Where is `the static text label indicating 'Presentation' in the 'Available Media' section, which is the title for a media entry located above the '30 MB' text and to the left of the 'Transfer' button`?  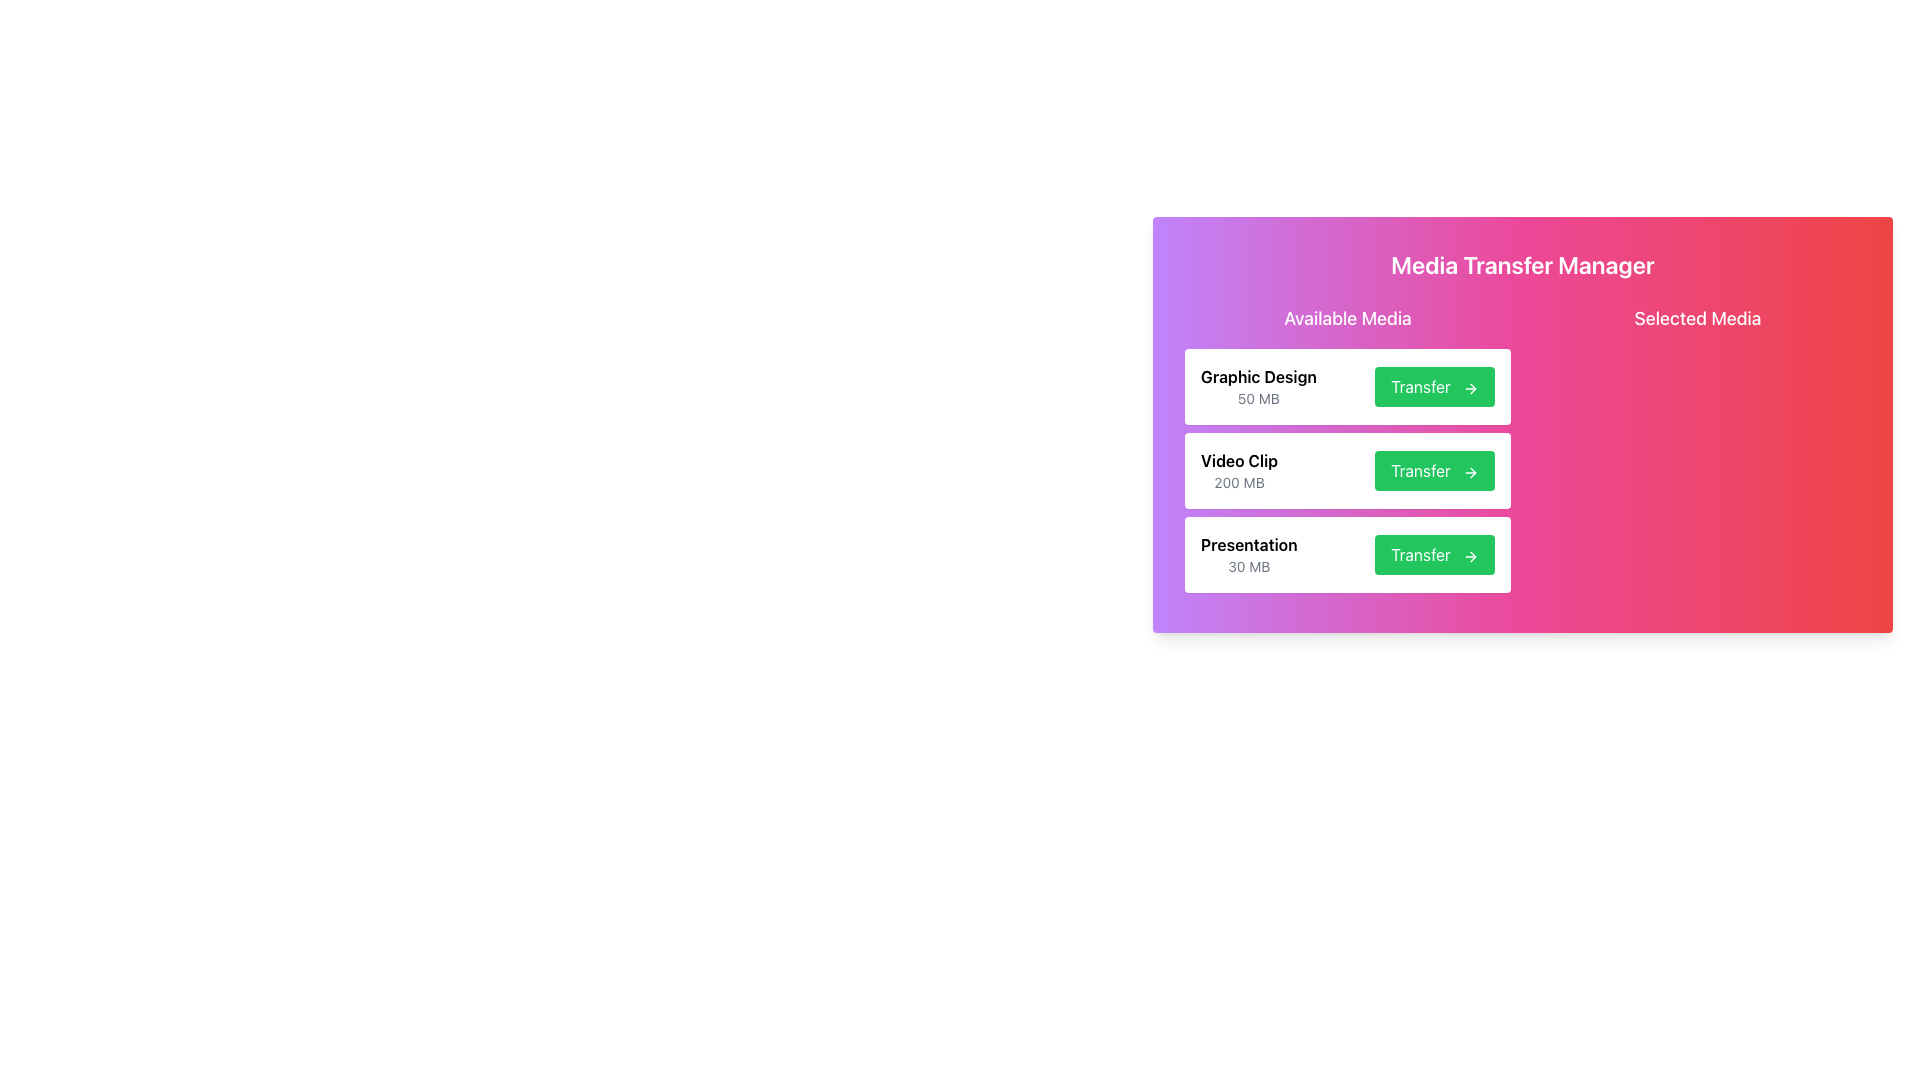 the static text label indicating 'Presentation' in the 'Available Media' section, which is the title for a media entry located above the '30 MB' text and to the left of the 'Transfer' button is located at coordinates (1248, 544).